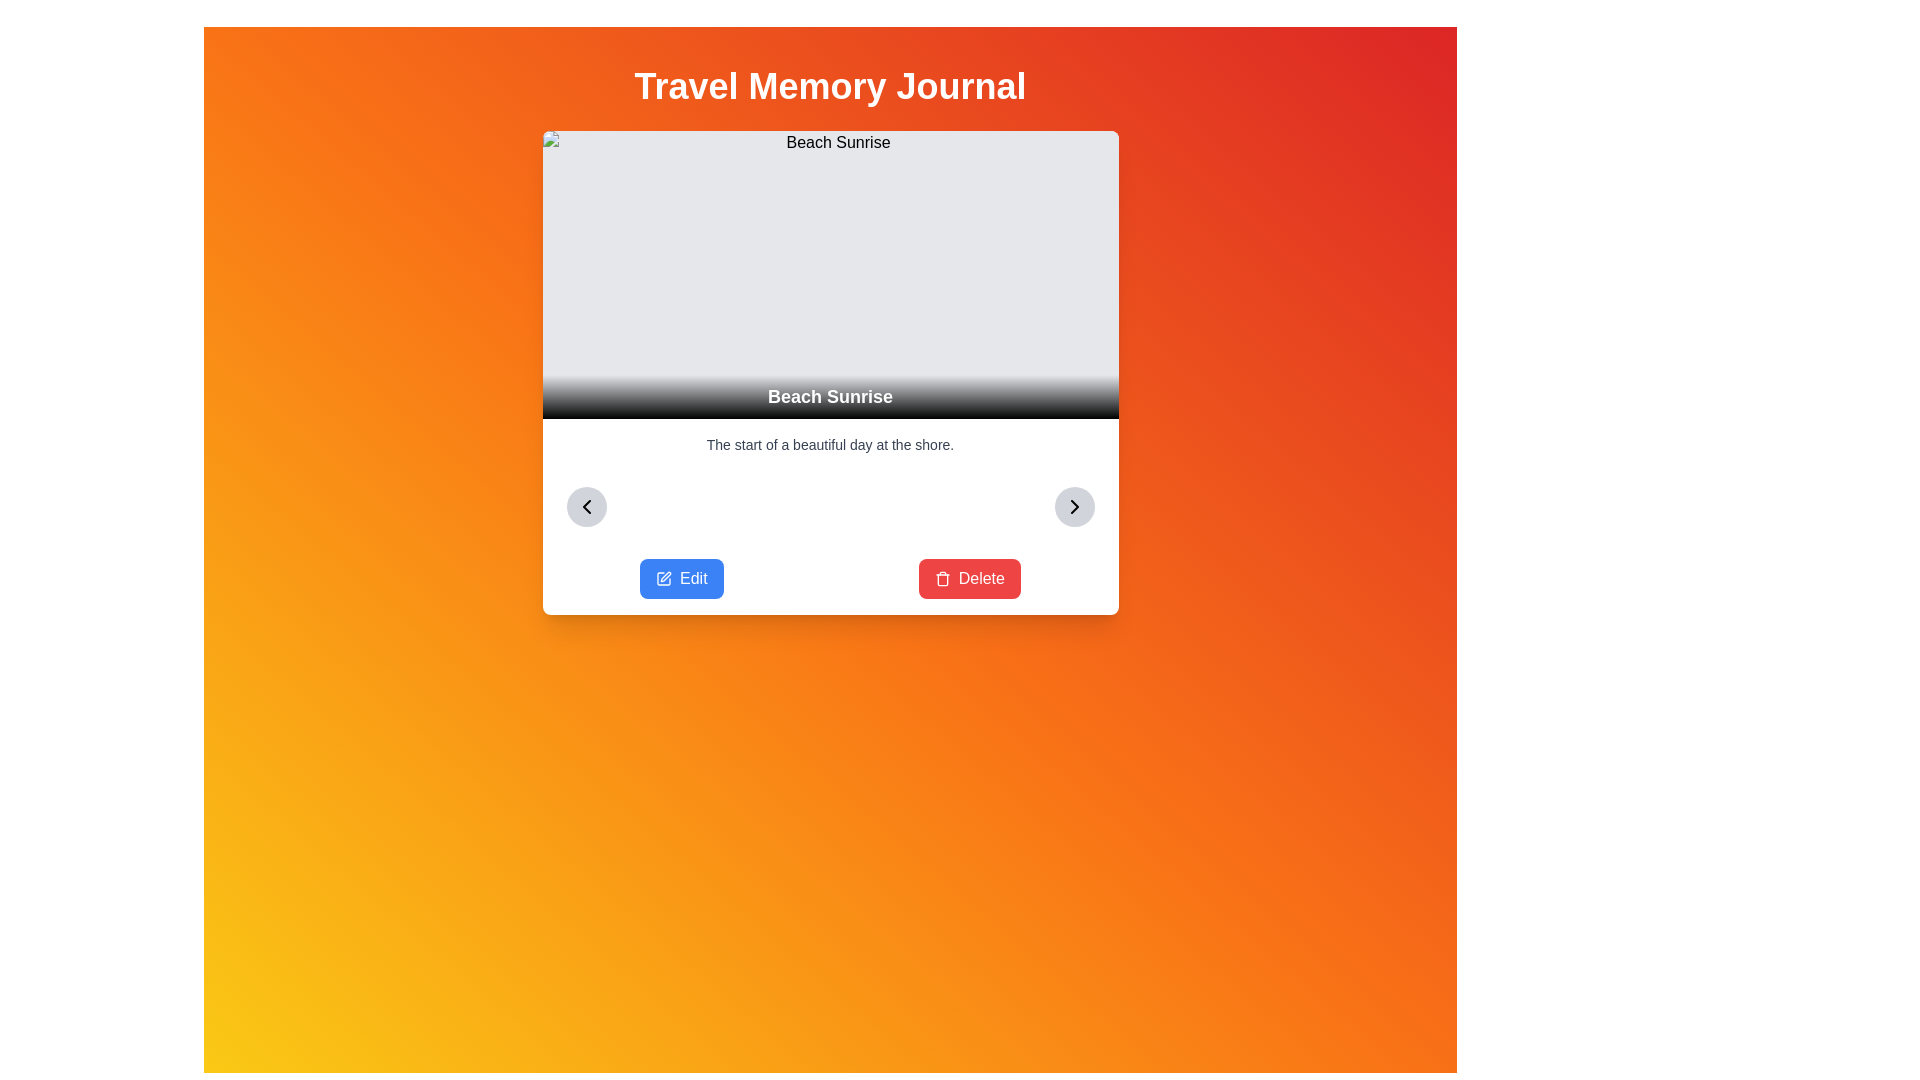 The image size is (1920, 1080). What do you see at coordinates (830, 443) in the screenshot?
I see `the text label displaying 'The start of a beautiful day at the shore.'` at bounding box center [830, 443].